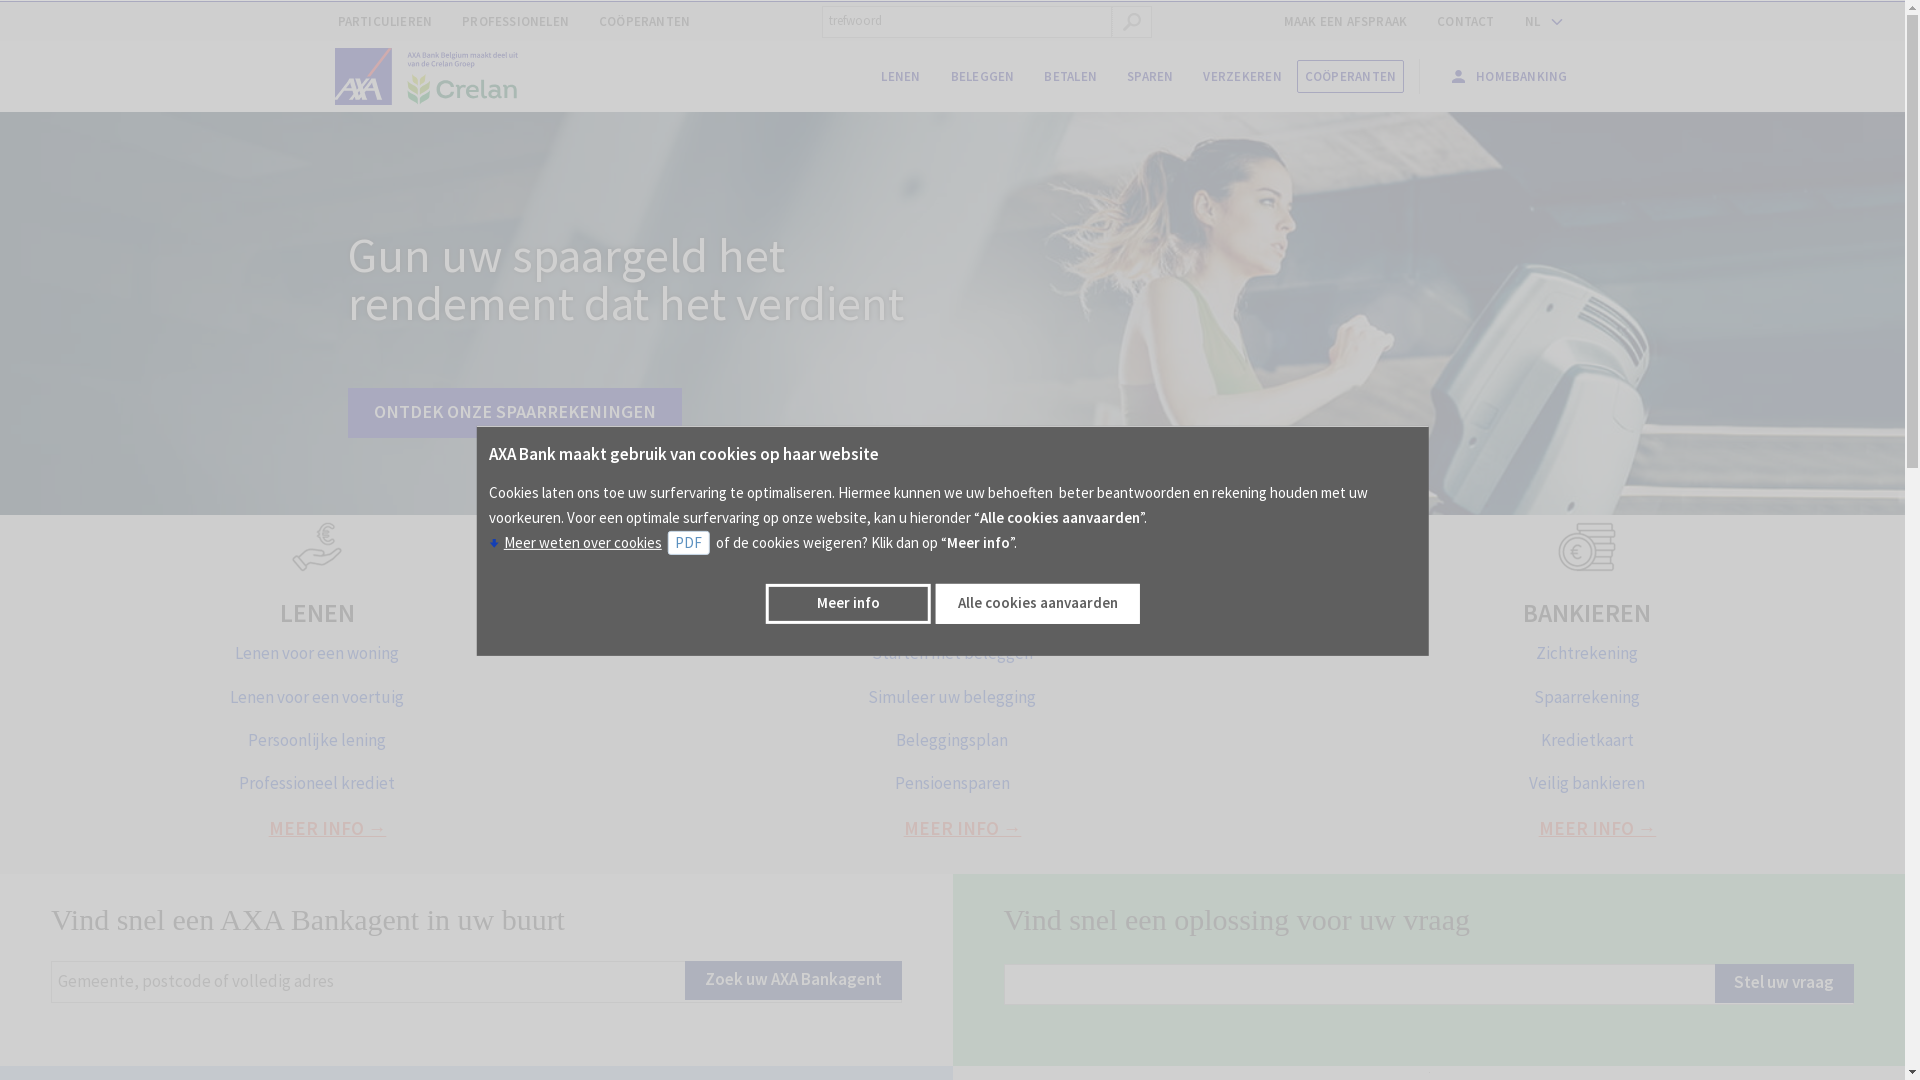 The height and width of the screenshot is (1080, 1920). What do you see at coordinates (1434, 75) in the screenshot?
I see `'HOMEBANKING'` at bounding box center [1434, 75].